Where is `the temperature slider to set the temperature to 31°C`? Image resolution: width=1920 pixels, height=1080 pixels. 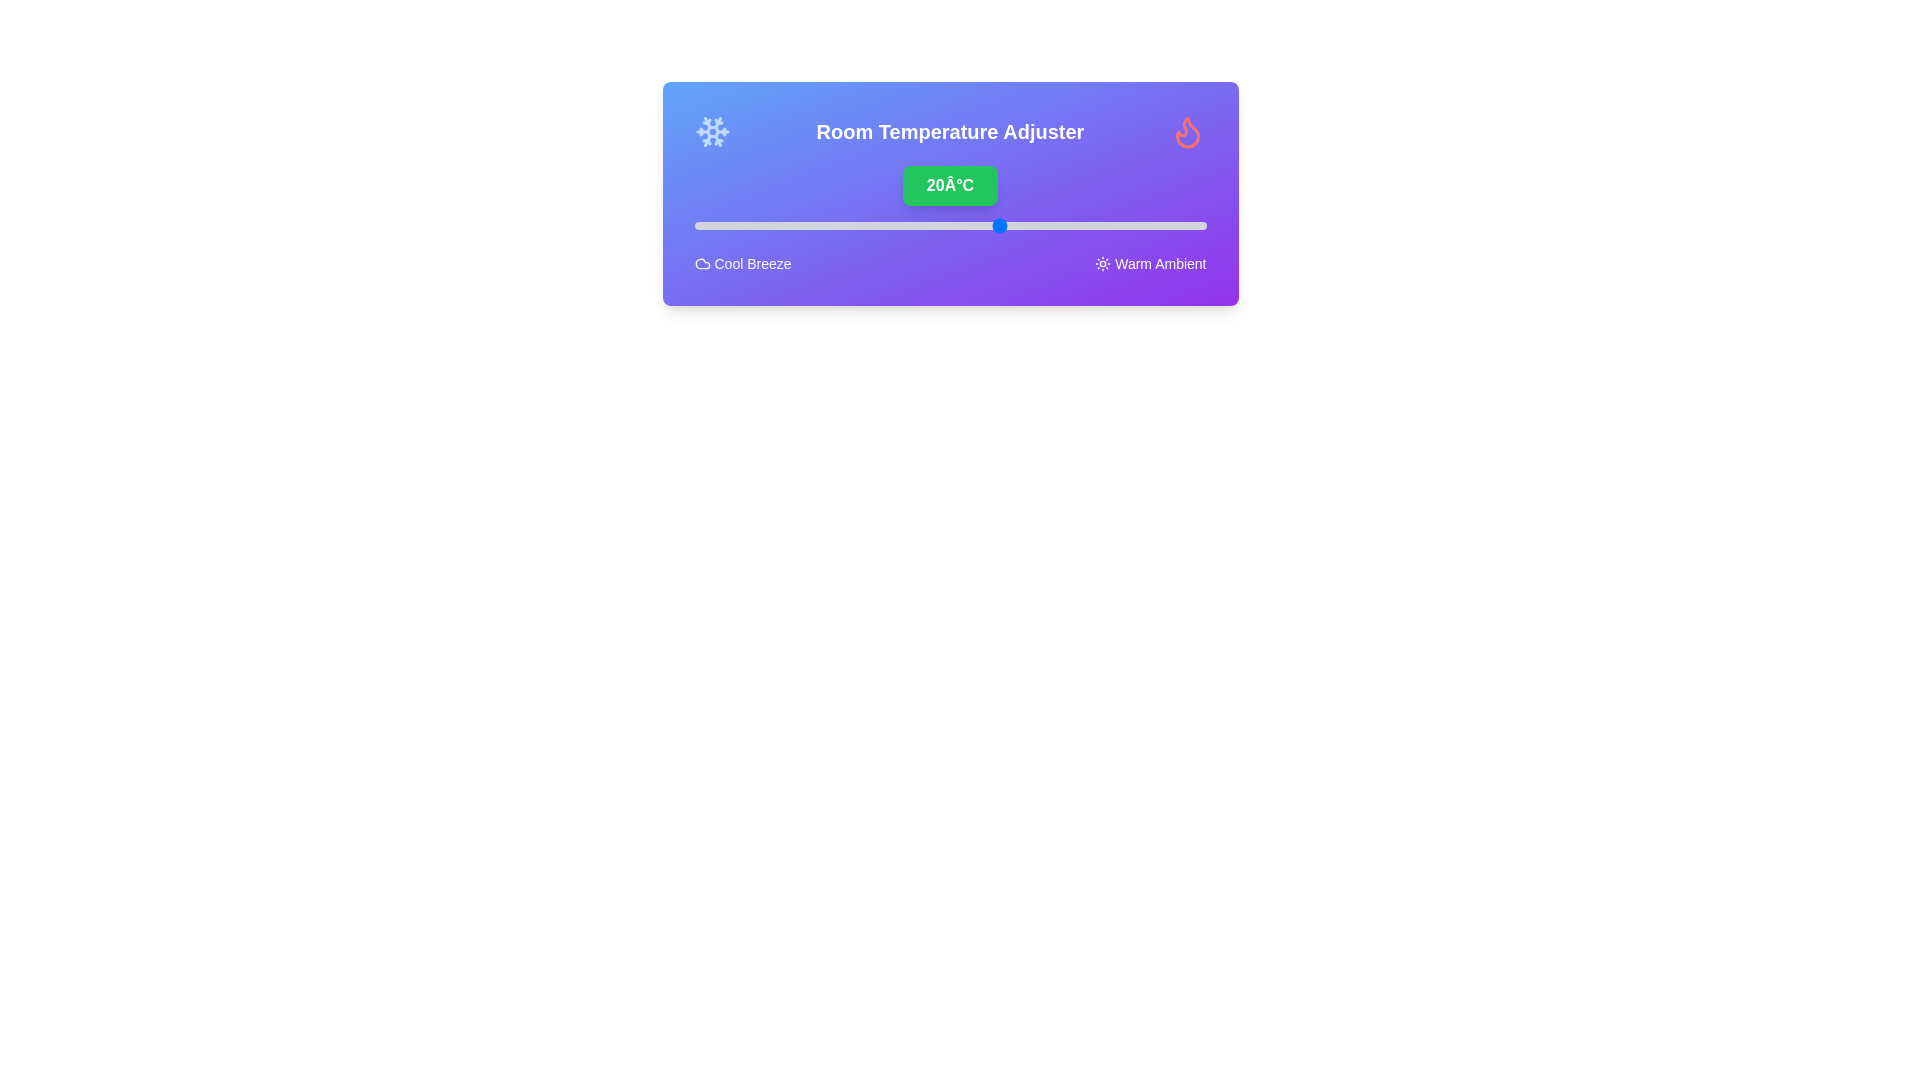
the temperature slider to set the temperature to 31°C is located at coordinates (1113, 225).